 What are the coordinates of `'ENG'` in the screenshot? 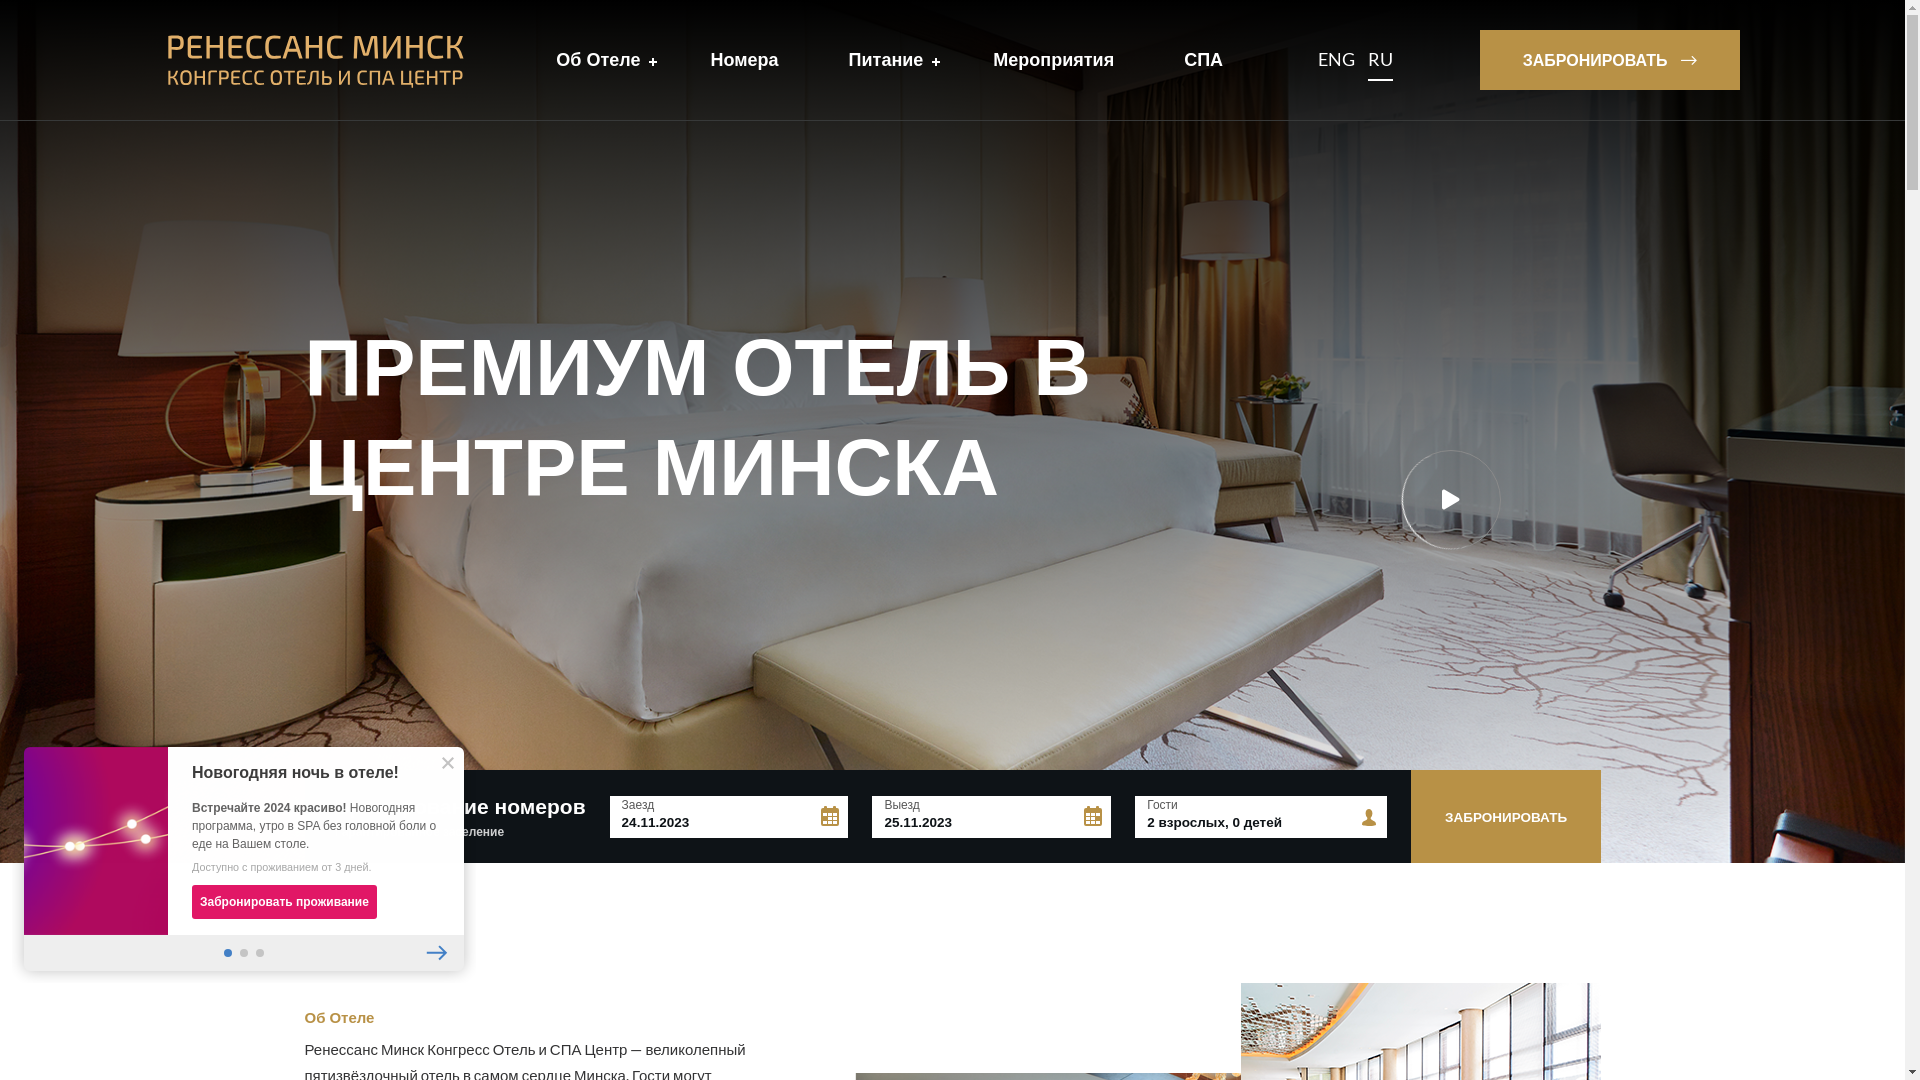 It's located at (1336, 59).